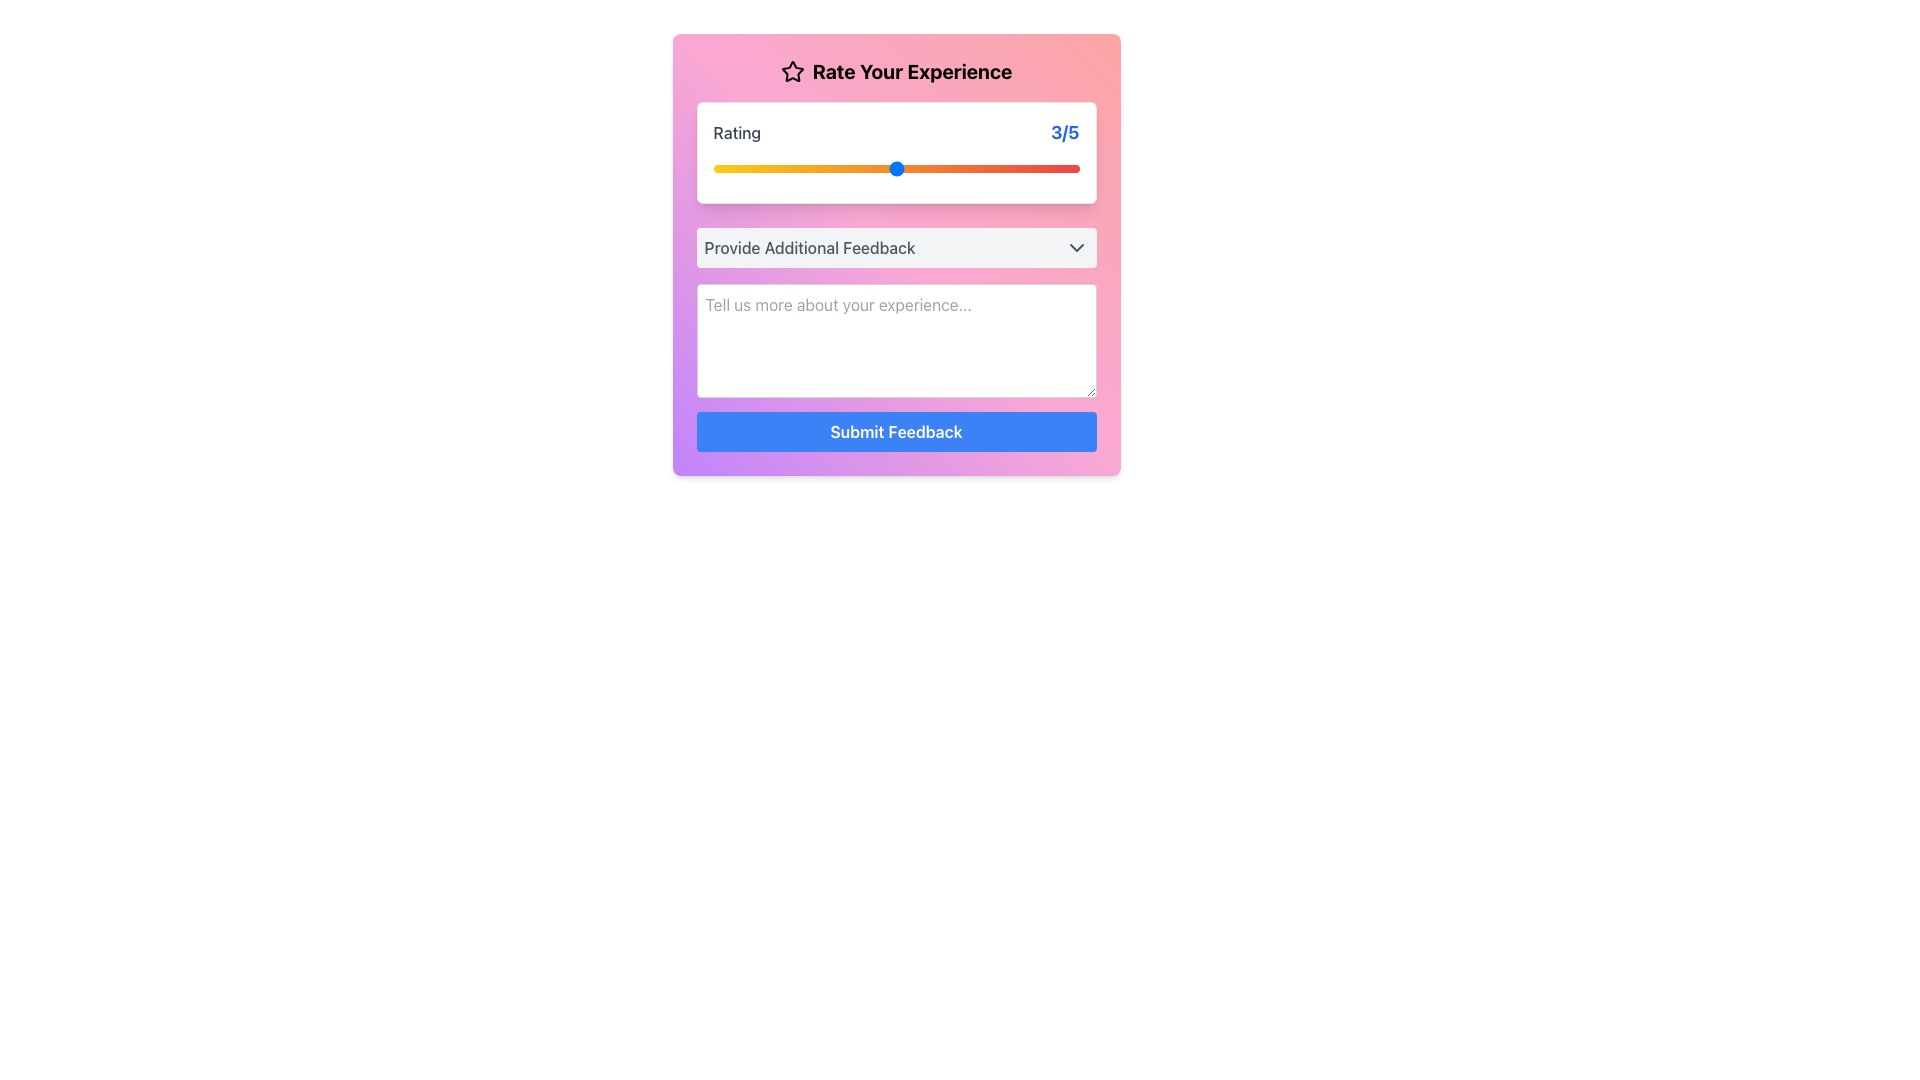 The width and height of the screenshot is (1920, 1080). I want to click on the rating, so click(895, 168).